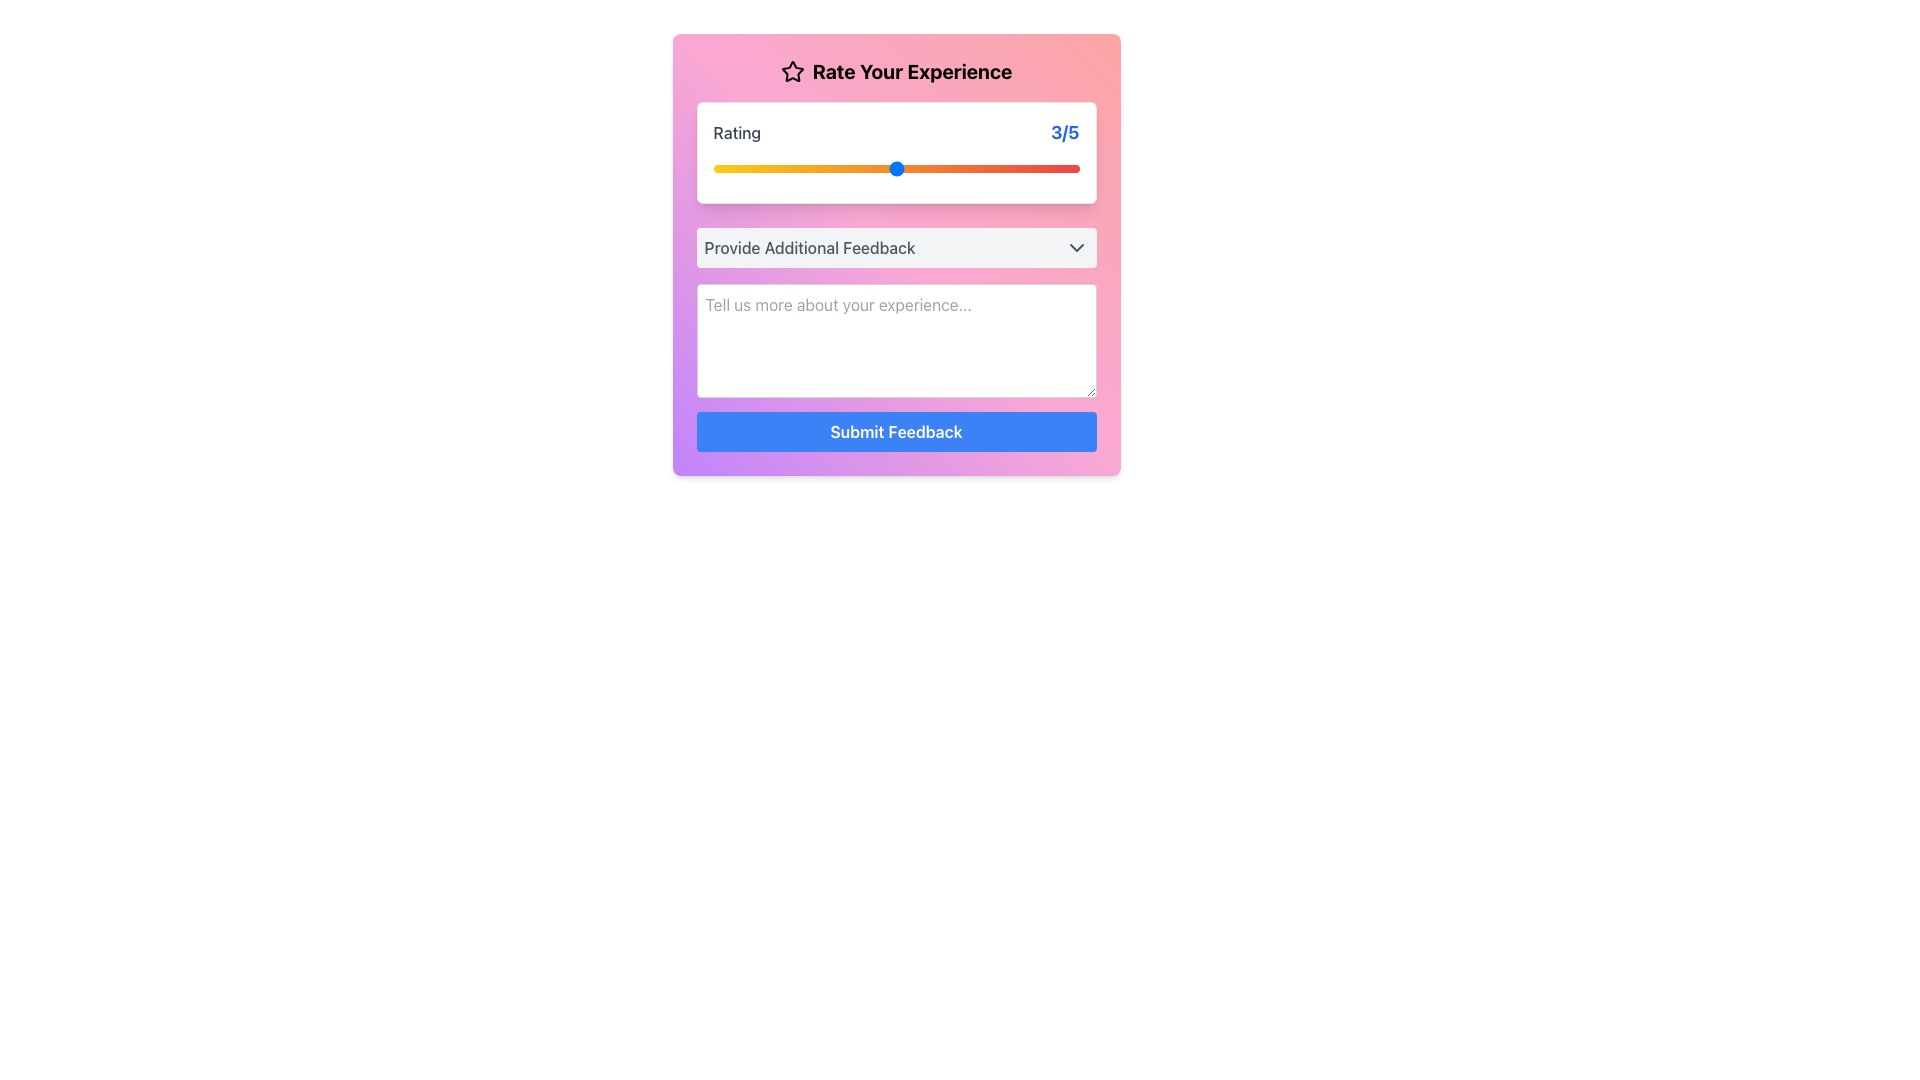 The width and height of the screenshot is (1920, 1080). I want to click on the rating, so click(895, 168).